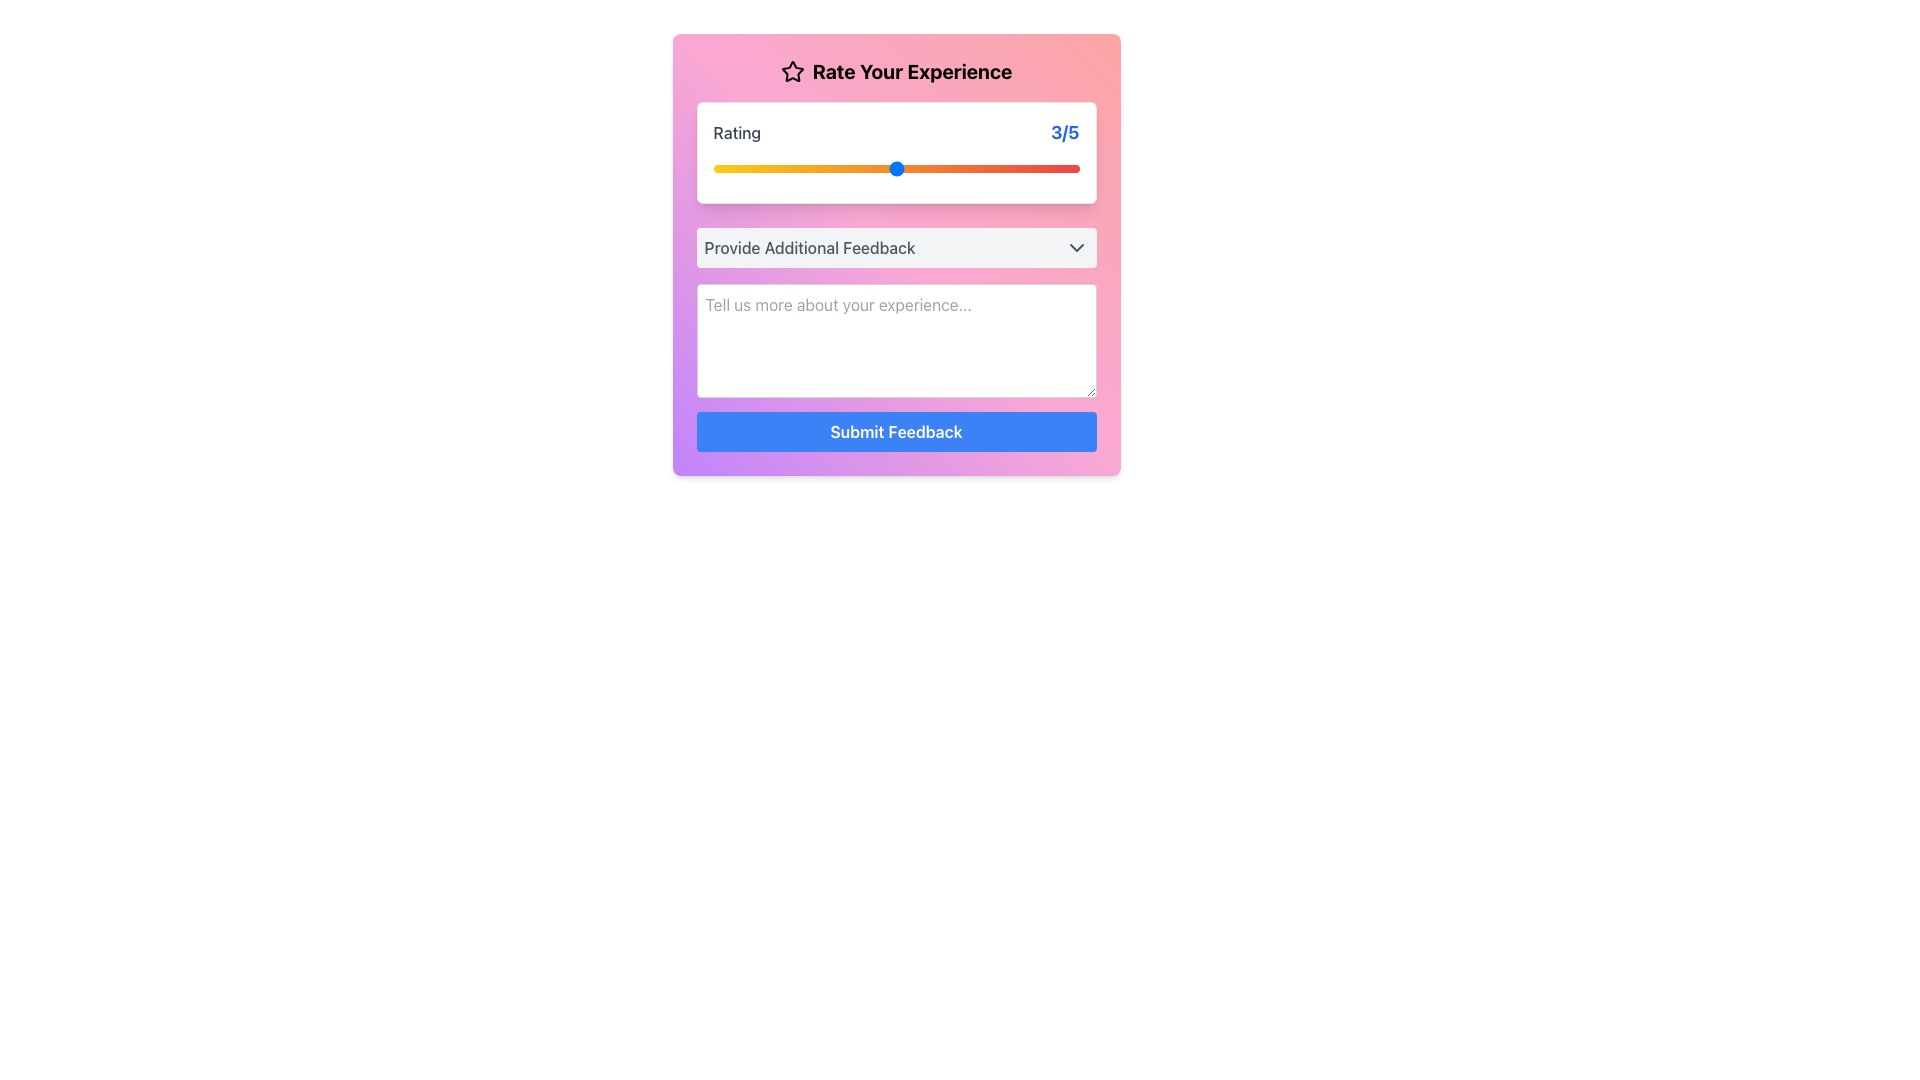 The width and height of the screenshot is (1920, 1080). I want to click on the rating, so click(895, 168).